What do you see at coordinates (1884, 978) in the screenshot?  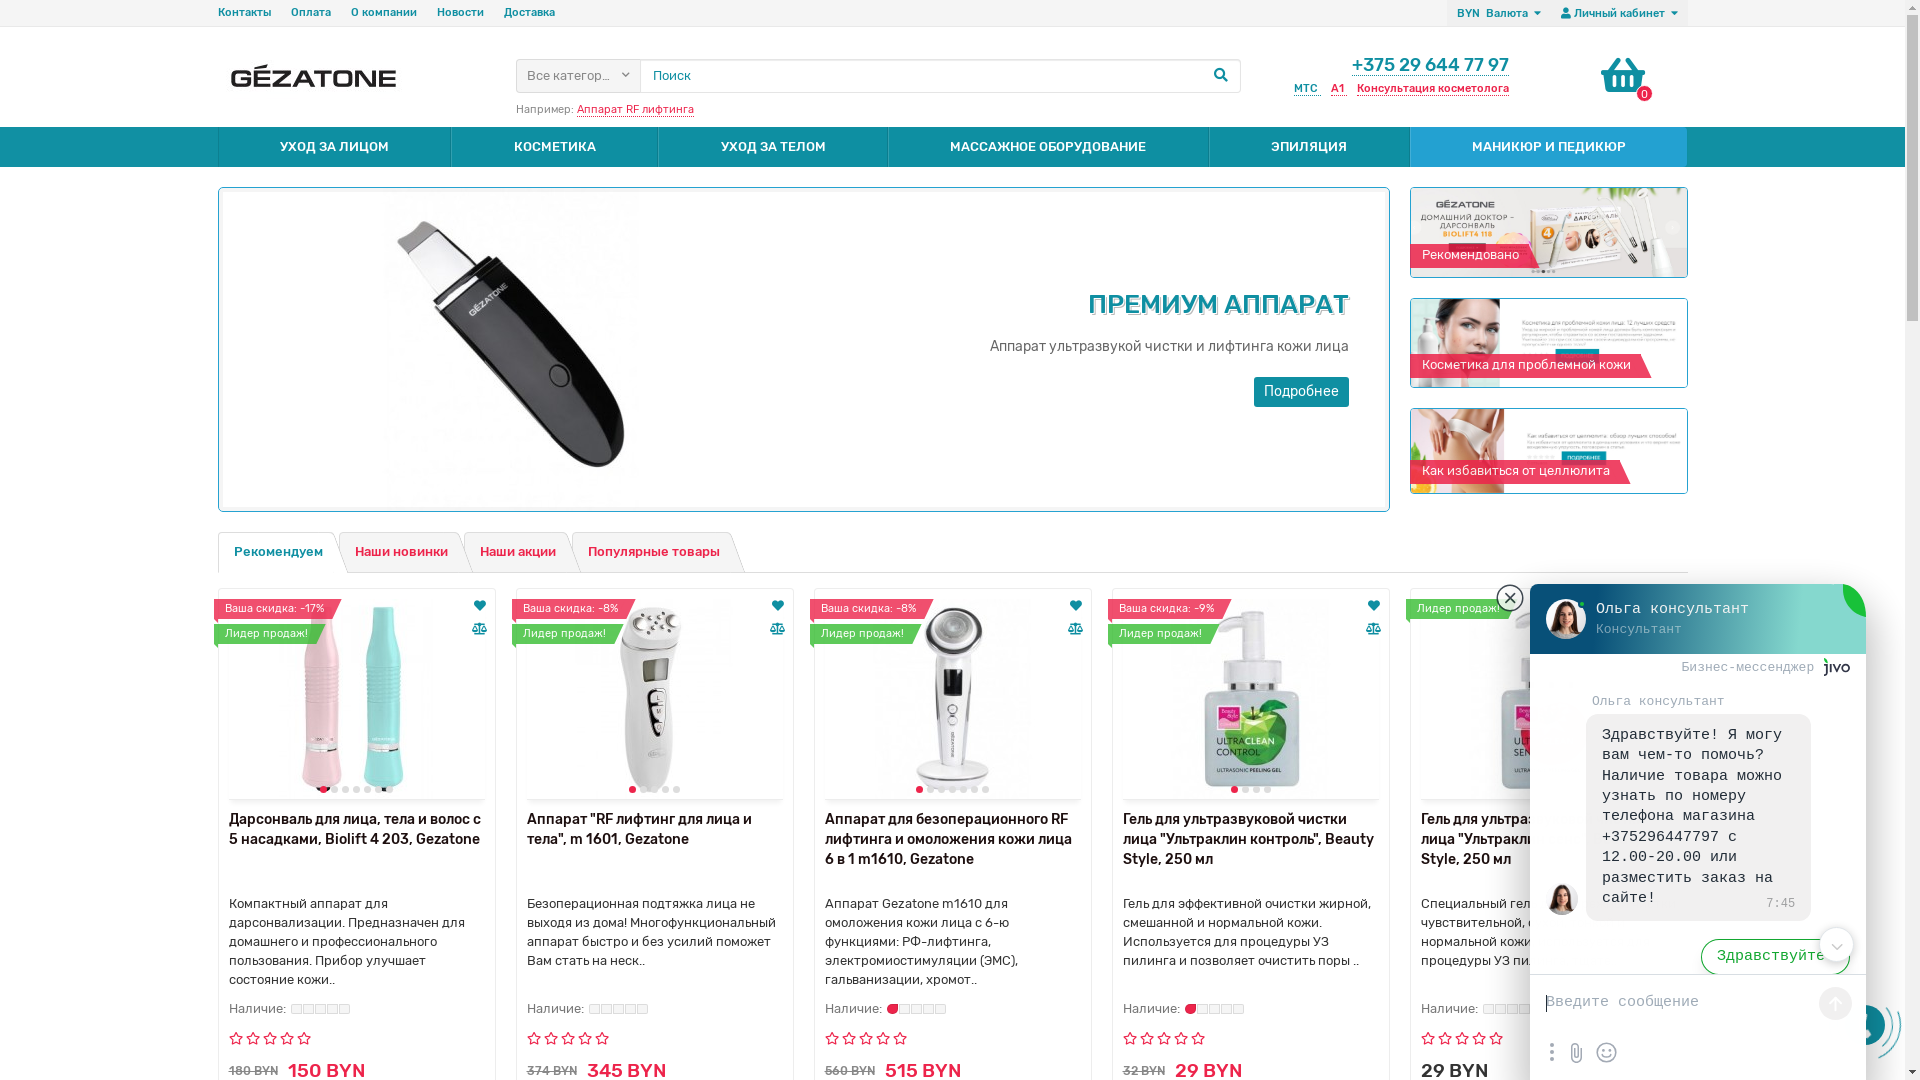 I see `'0'` at bounding box center [1884, 978].